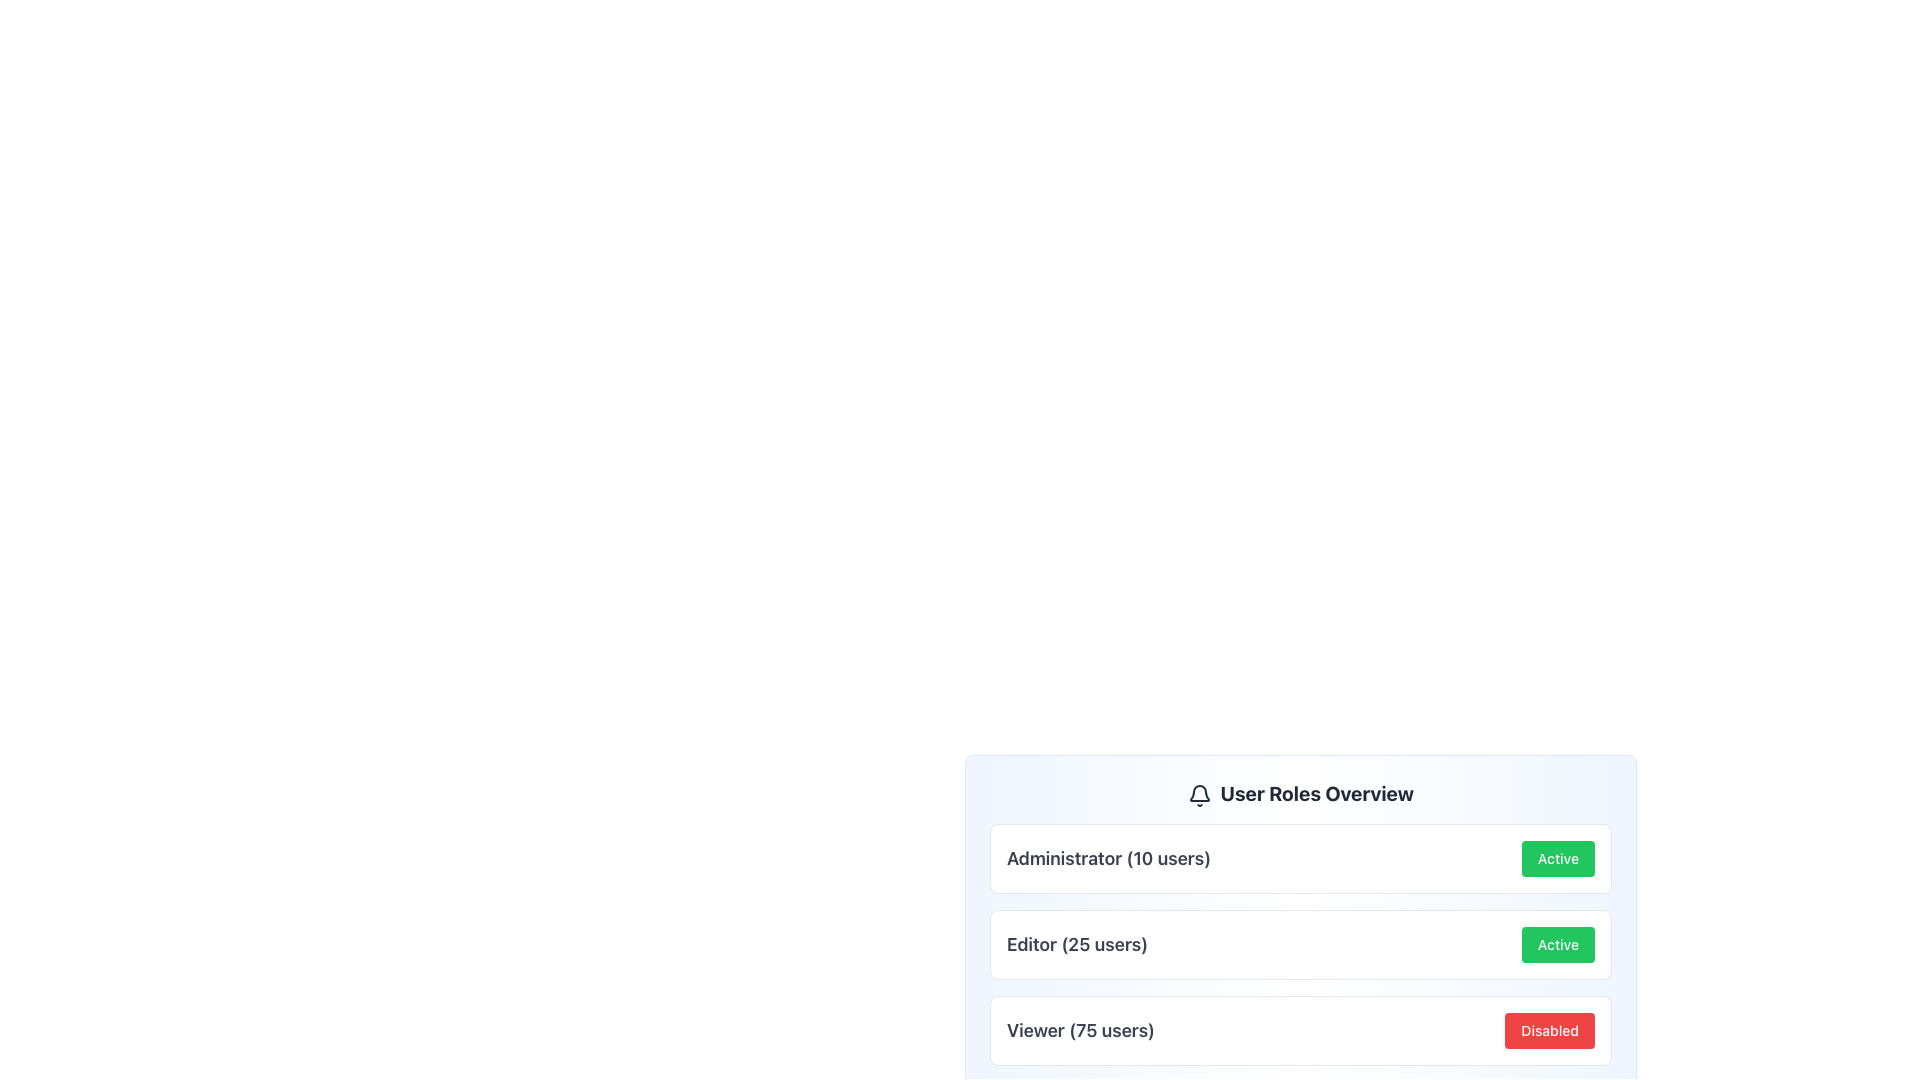 The height and width of the screenshot is (1080, 1920). I want to click on text label indicating 'Editor' with the user count of '25 users' located in the upper-left portion of the card labeled 'Editor (25 users)Active', so click(1076, 945).